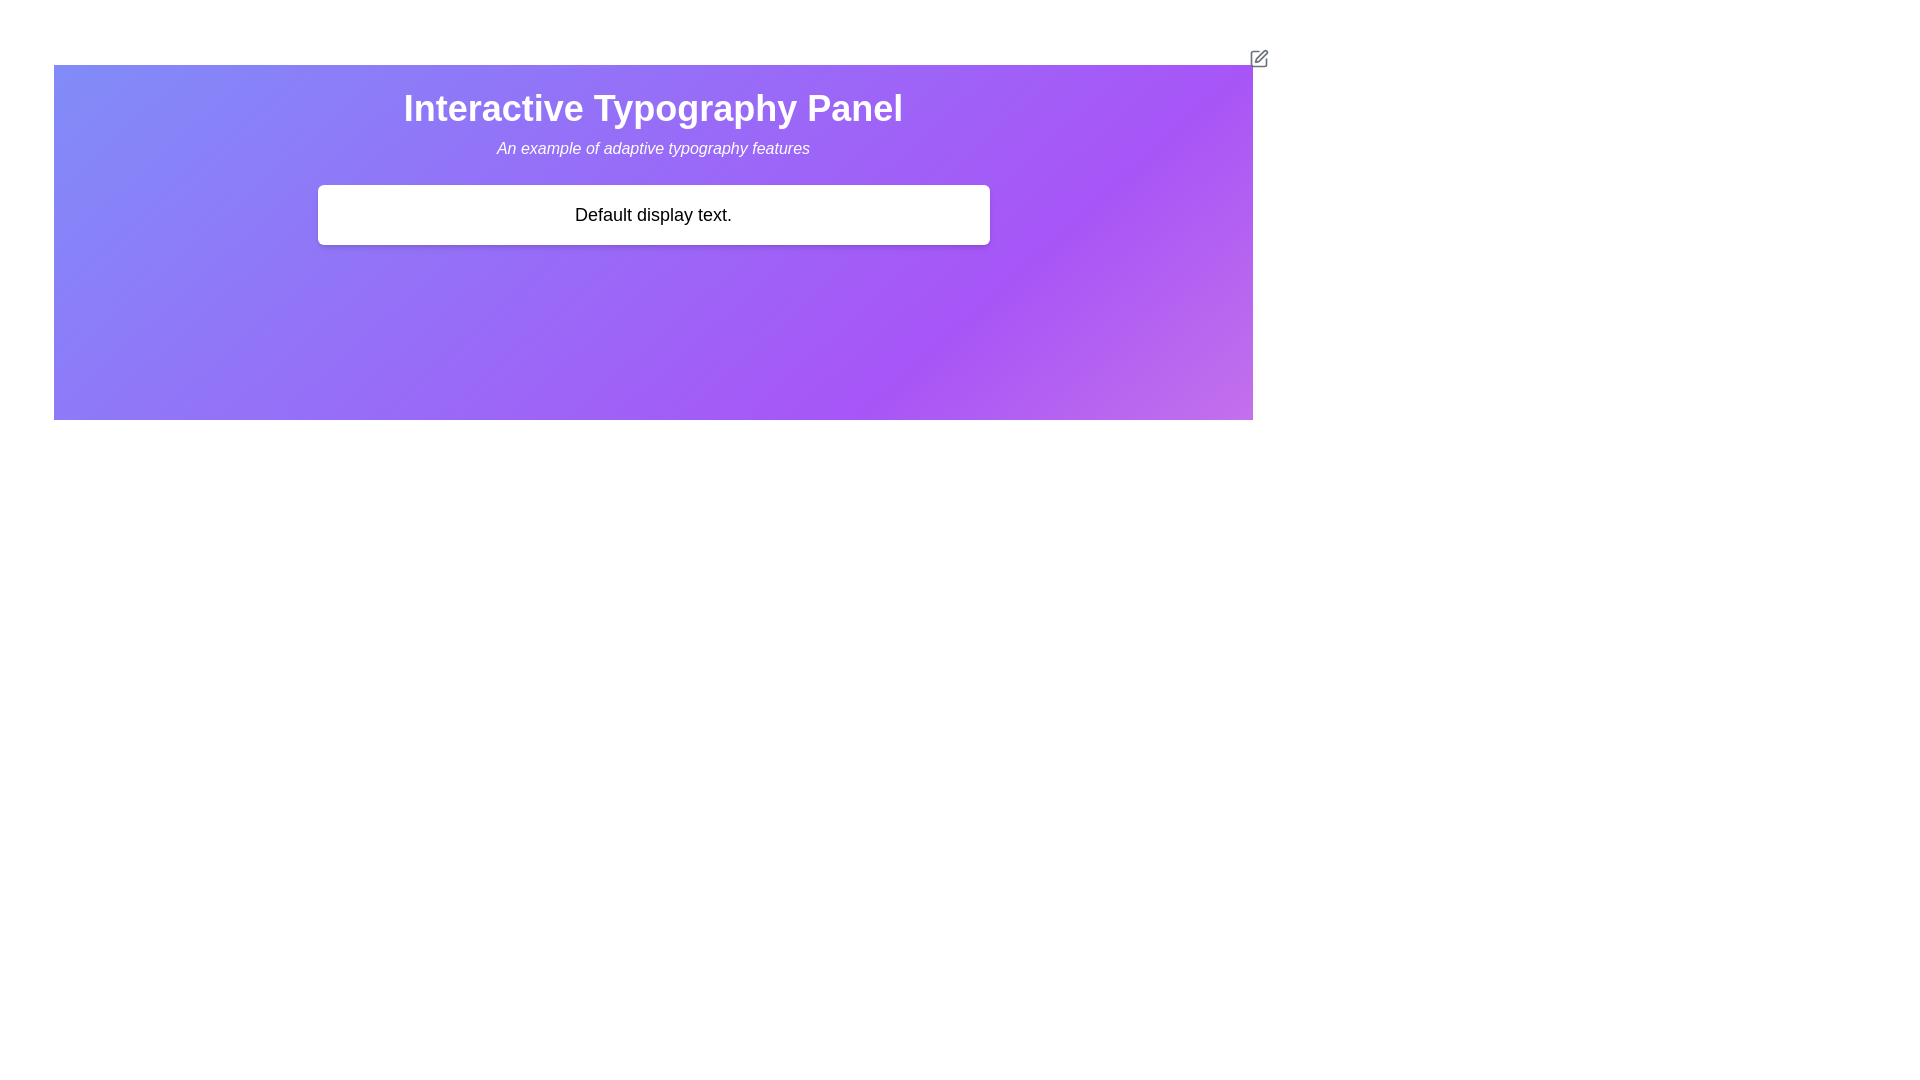 The width and height of the screenshot is (1920, 1080). What do you see at coordinates (653, 148) in the screenshot?
I see `the static text block that describes the capabilities of adaptive typography, which is located underneath the title 'Interactive Typography Panel' and above the 'Default display text' placeholder` at bounding box center [653, 148].